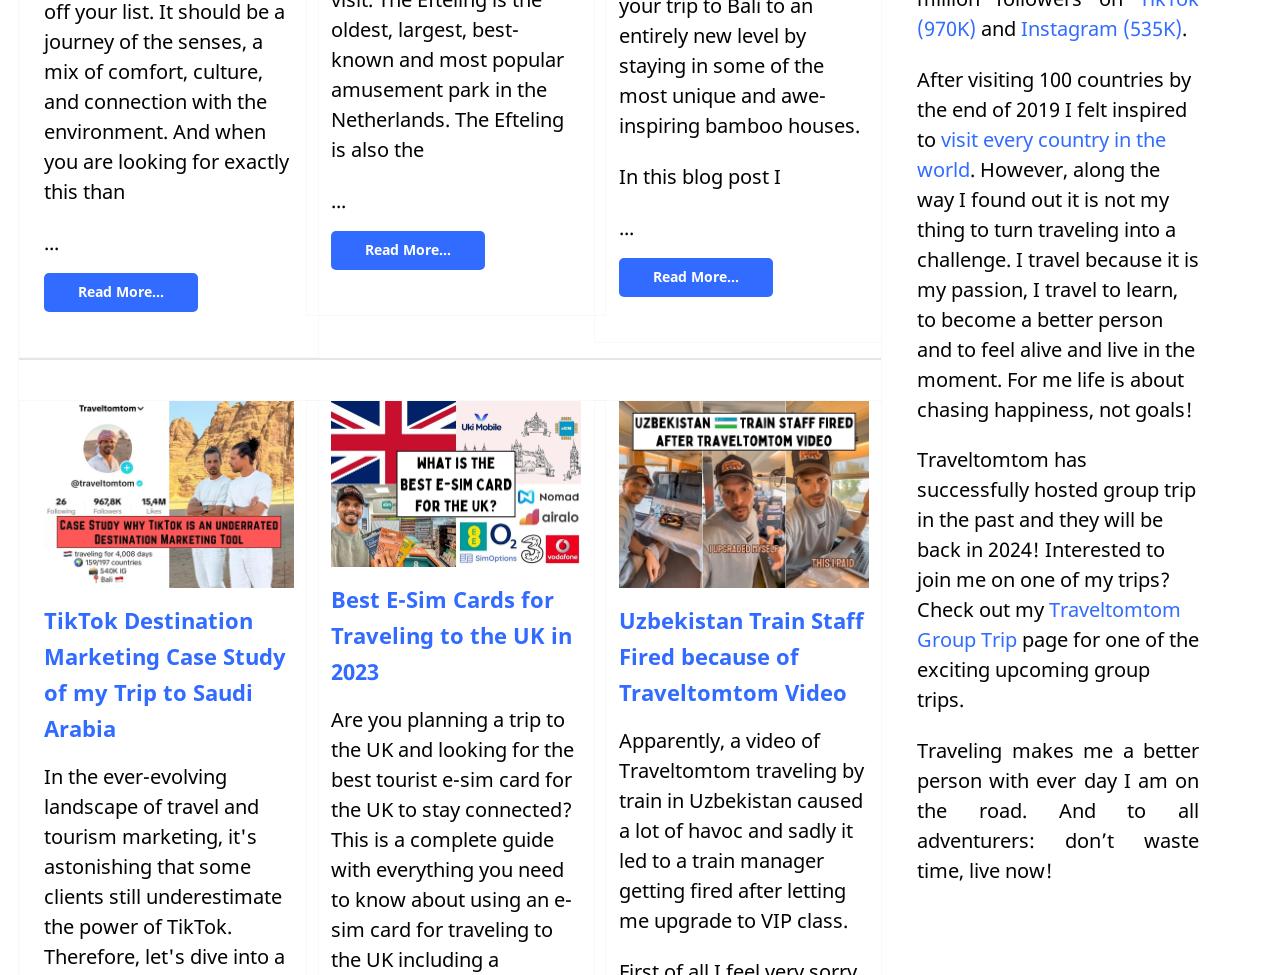 This screenshot has width=1274, height=975. Describe the element at coordinates (1184, 27) in the screenshot. I see `'.'` at that location.